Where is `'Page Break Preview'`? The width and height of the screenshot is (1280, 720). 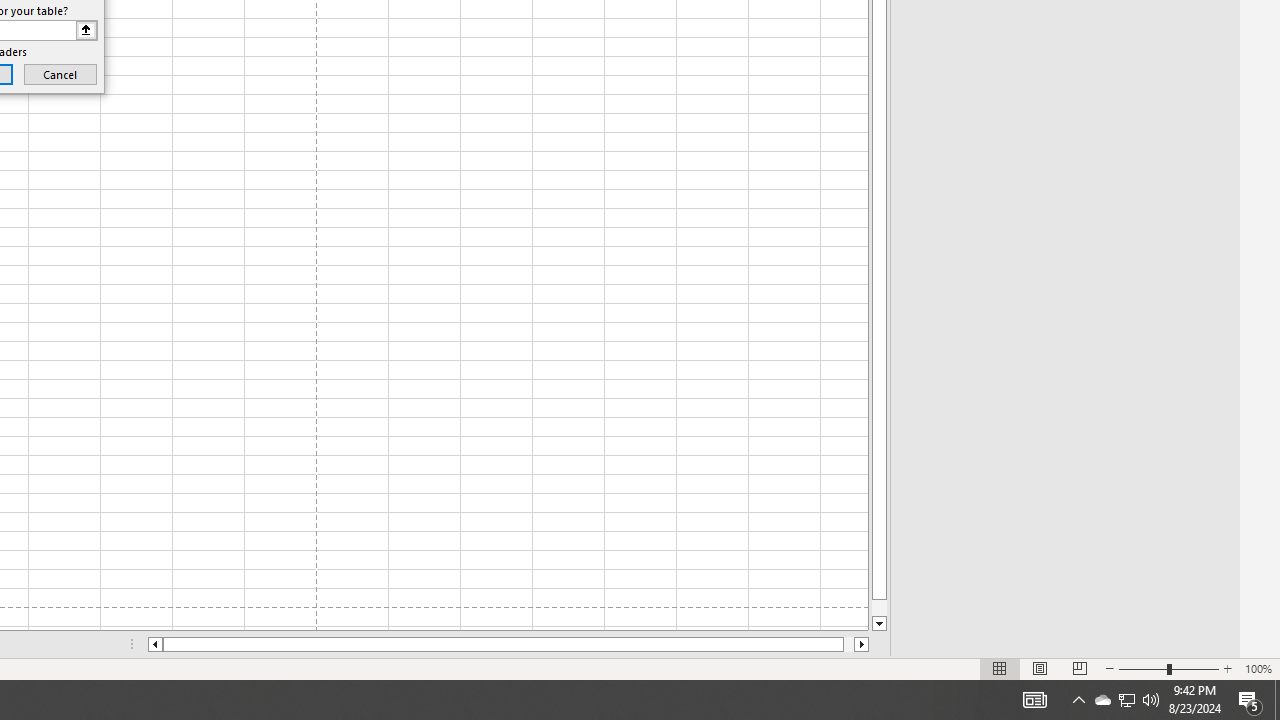
'Page Break Preview' is located at coordinates (1078, 669).